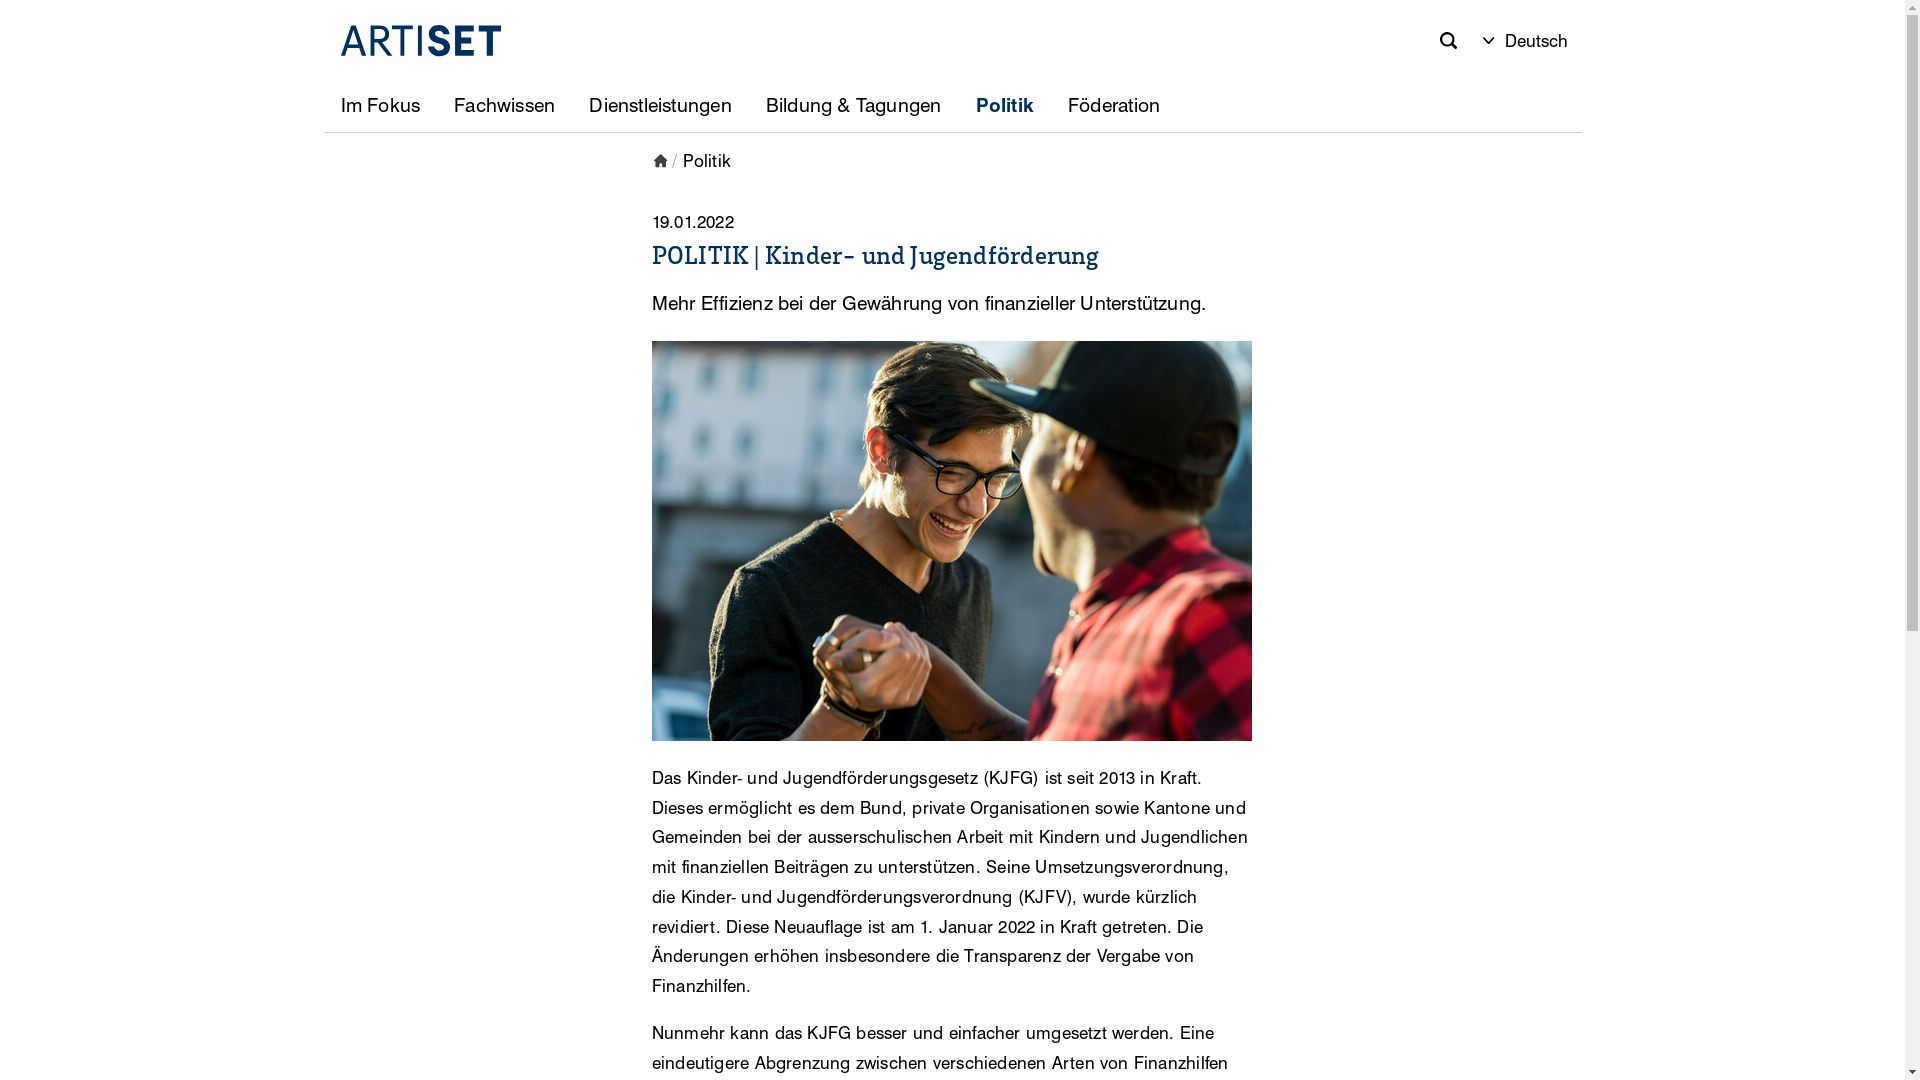 The width and height of the screenshot is (1920, 1080). I want to click on 'Im Fokus', so click(380, 106).